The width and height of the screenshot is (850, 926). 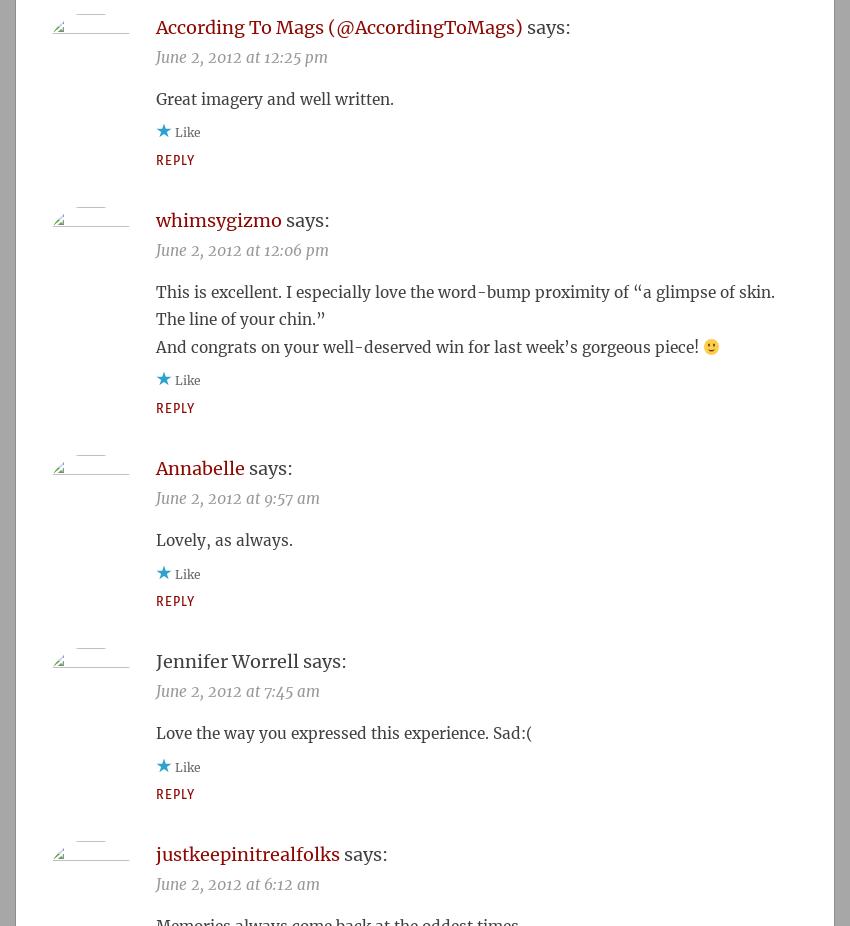 I want to click on 'whimsygizmo', so click(x=218, y=218).